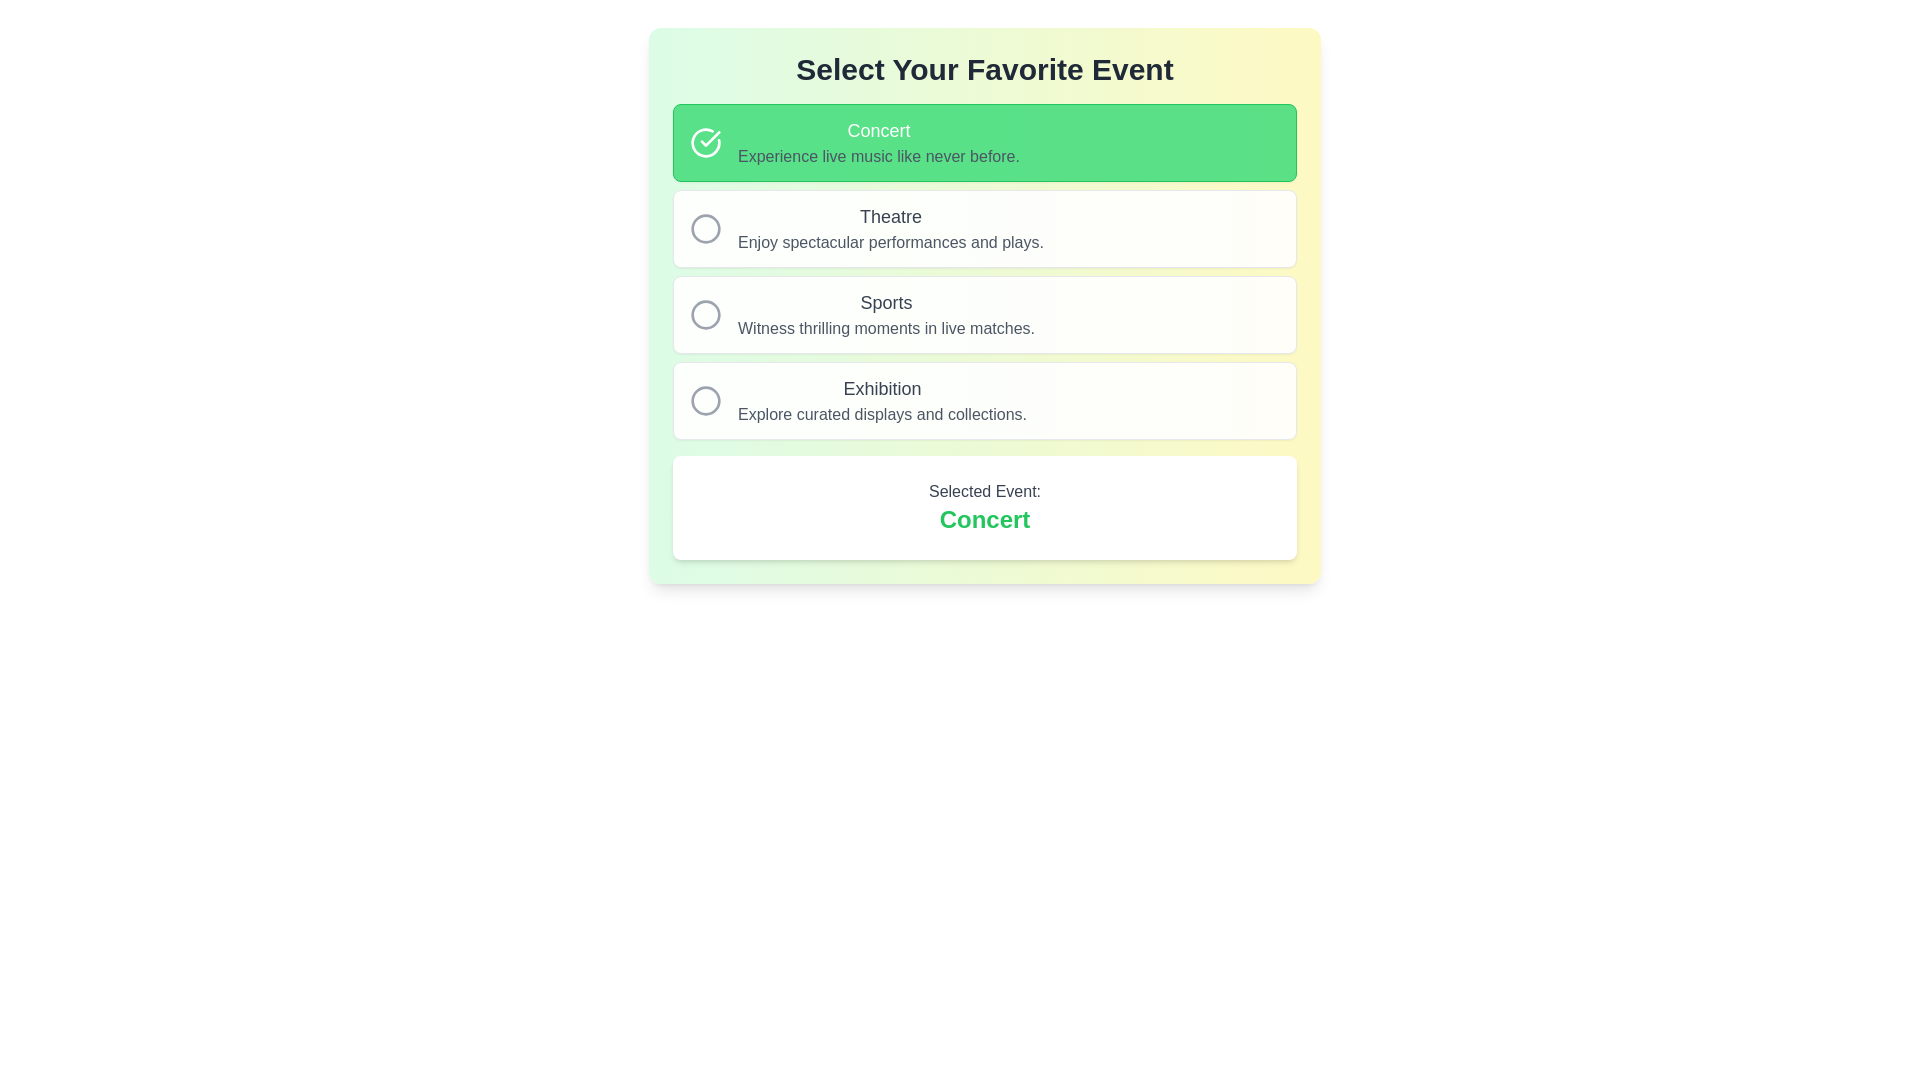 The width and height of the screenshot is (1920, 1080). Describe the element at coordinates (984, 315) in the screenshot. I see `the 'Sports' radio button, which is the third option in a list of selectable items, by clicking on it` at that location.